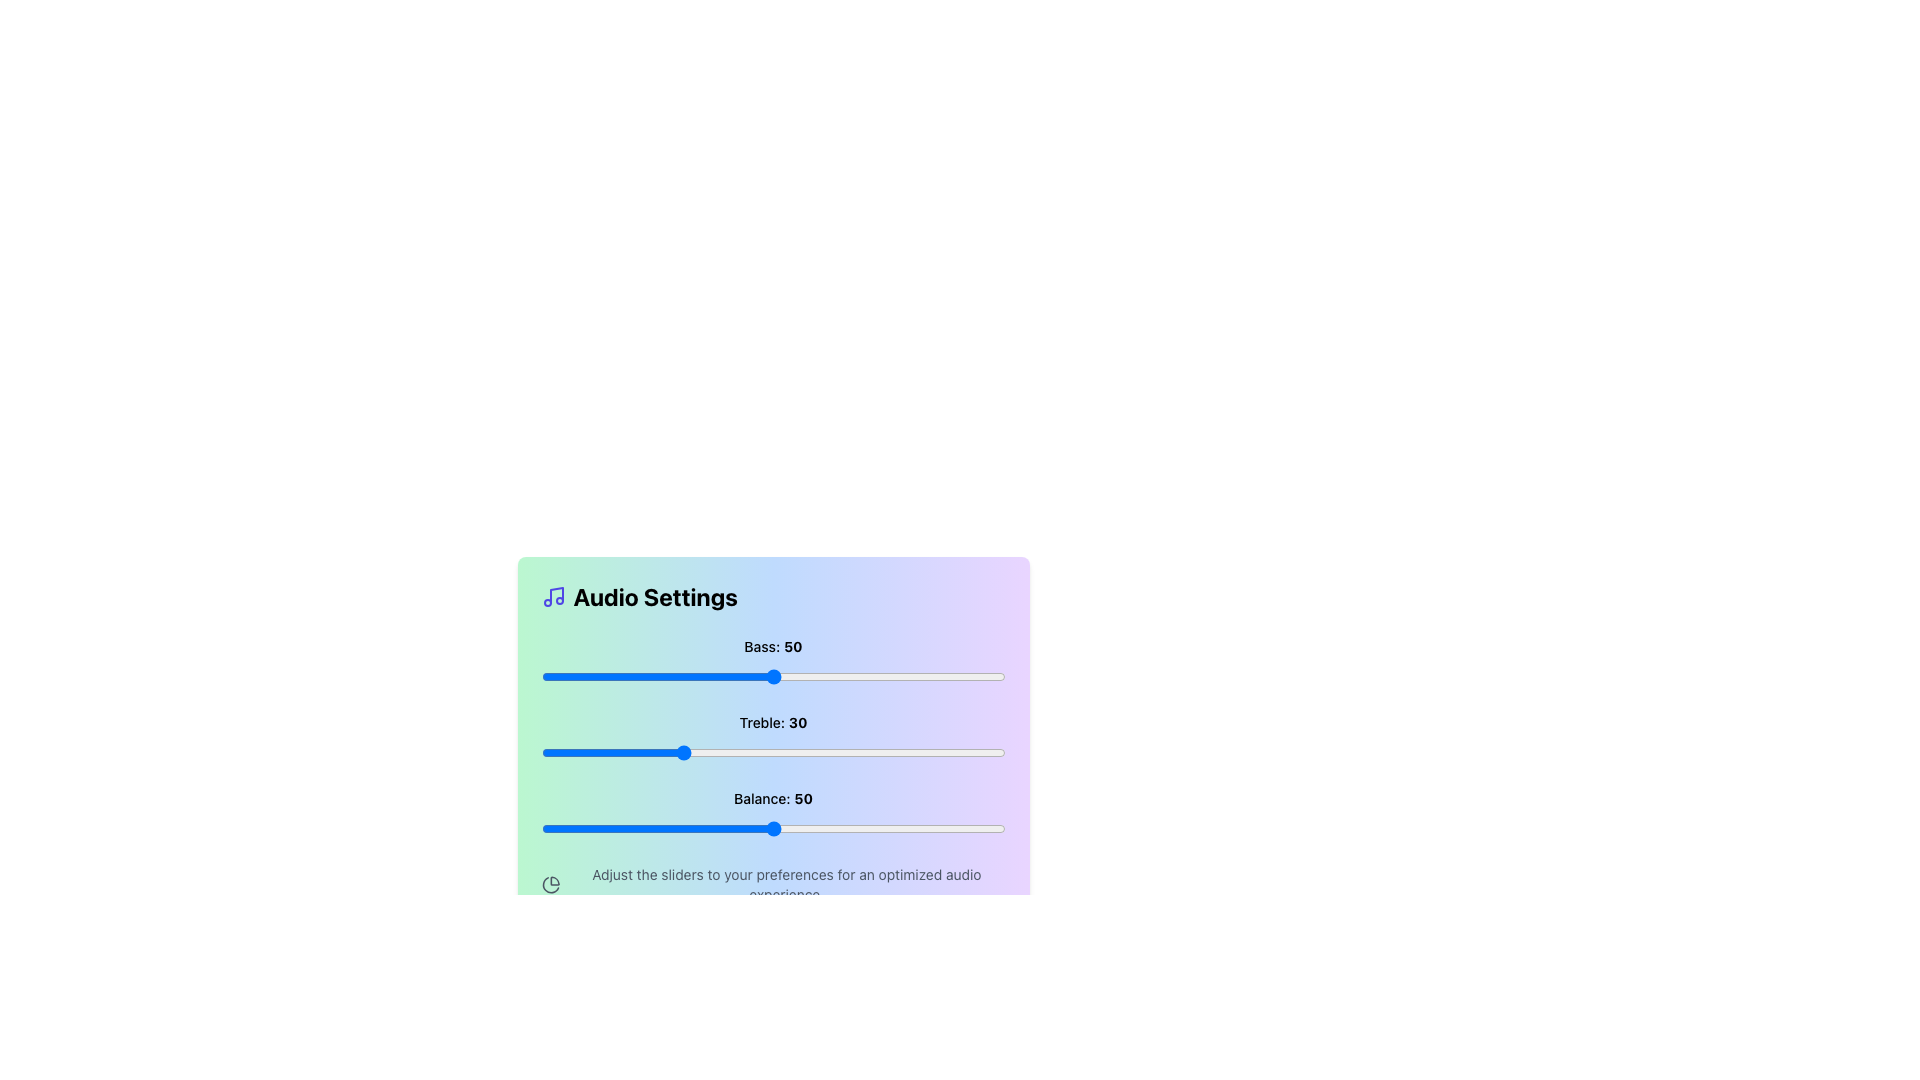 The image size is (1920, 1080). I want to click on the bold-styled text displaying the number '30' in the audio settings interface, which indicates the treble value, so click(797, 722).